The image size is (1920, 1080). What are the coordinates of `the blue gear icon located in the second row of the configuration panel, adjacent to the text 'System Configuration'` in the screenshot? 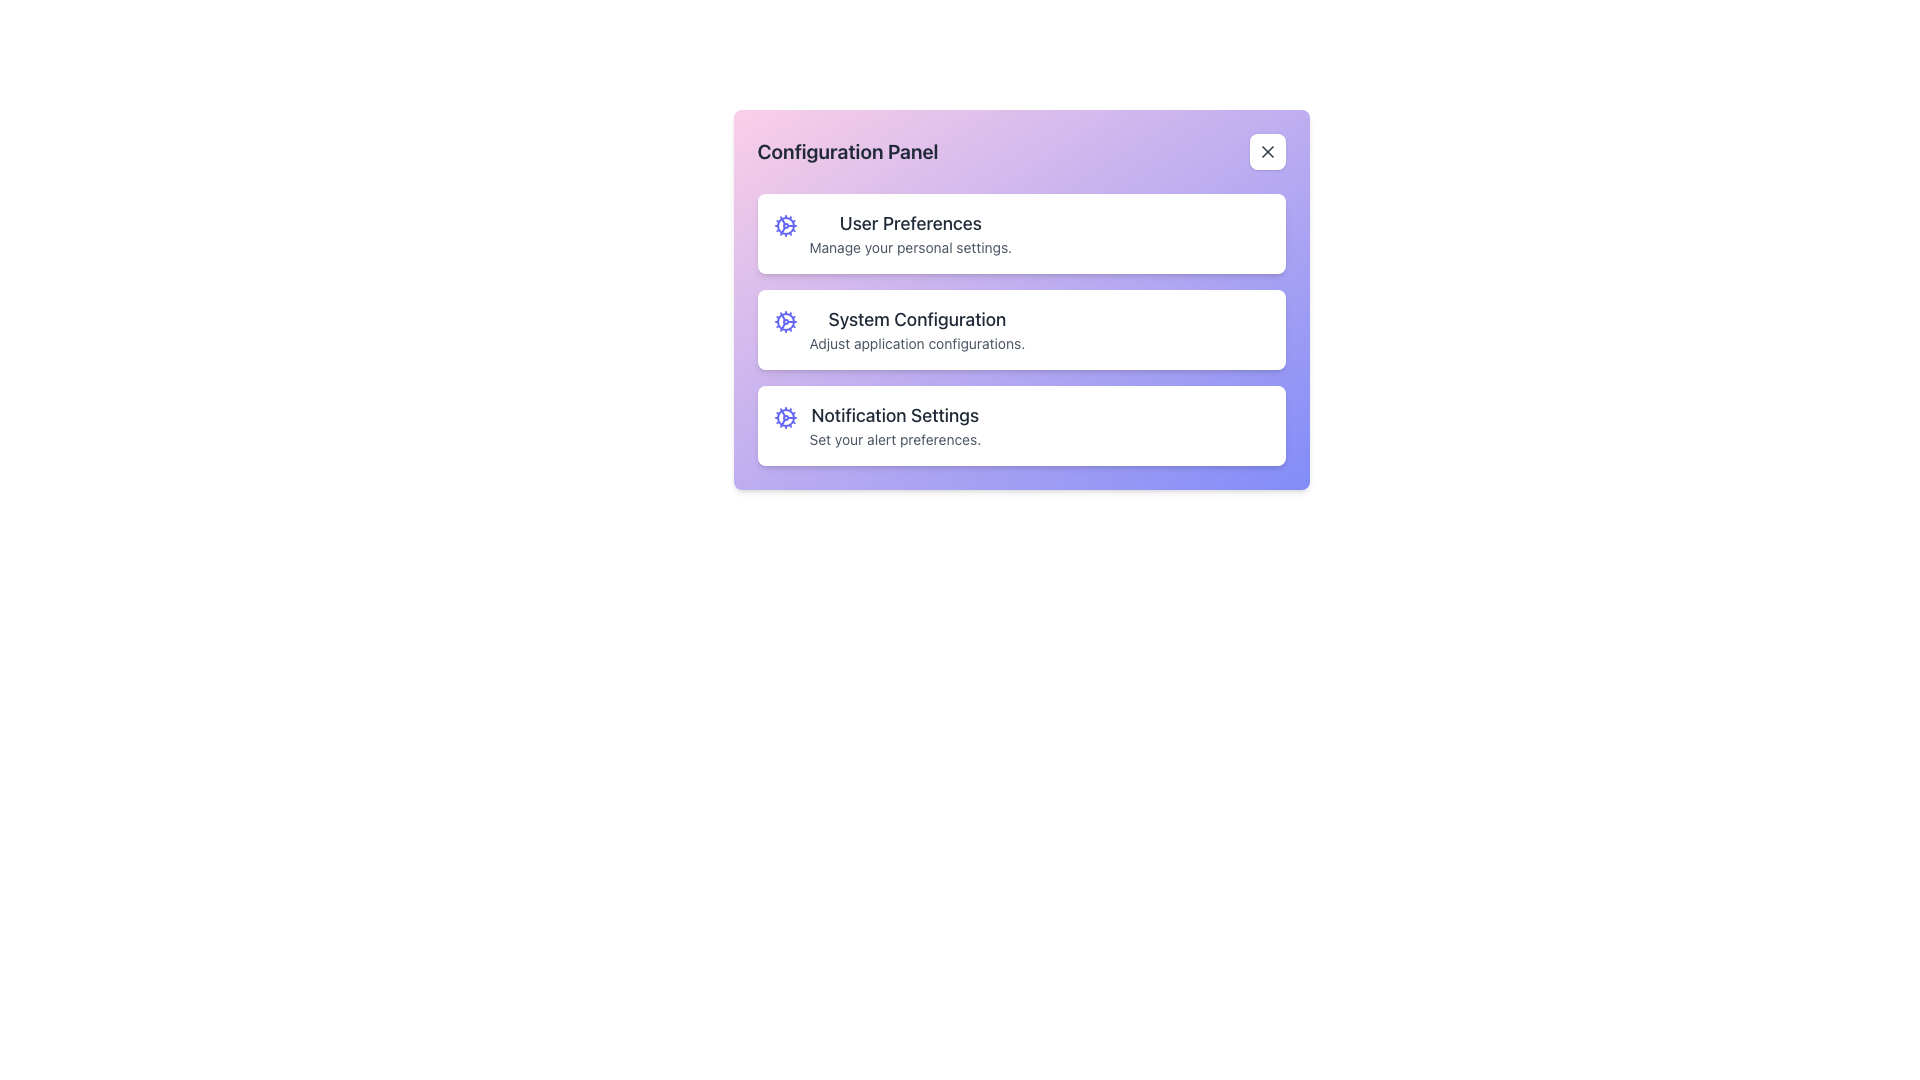 It's located at (784, 320).